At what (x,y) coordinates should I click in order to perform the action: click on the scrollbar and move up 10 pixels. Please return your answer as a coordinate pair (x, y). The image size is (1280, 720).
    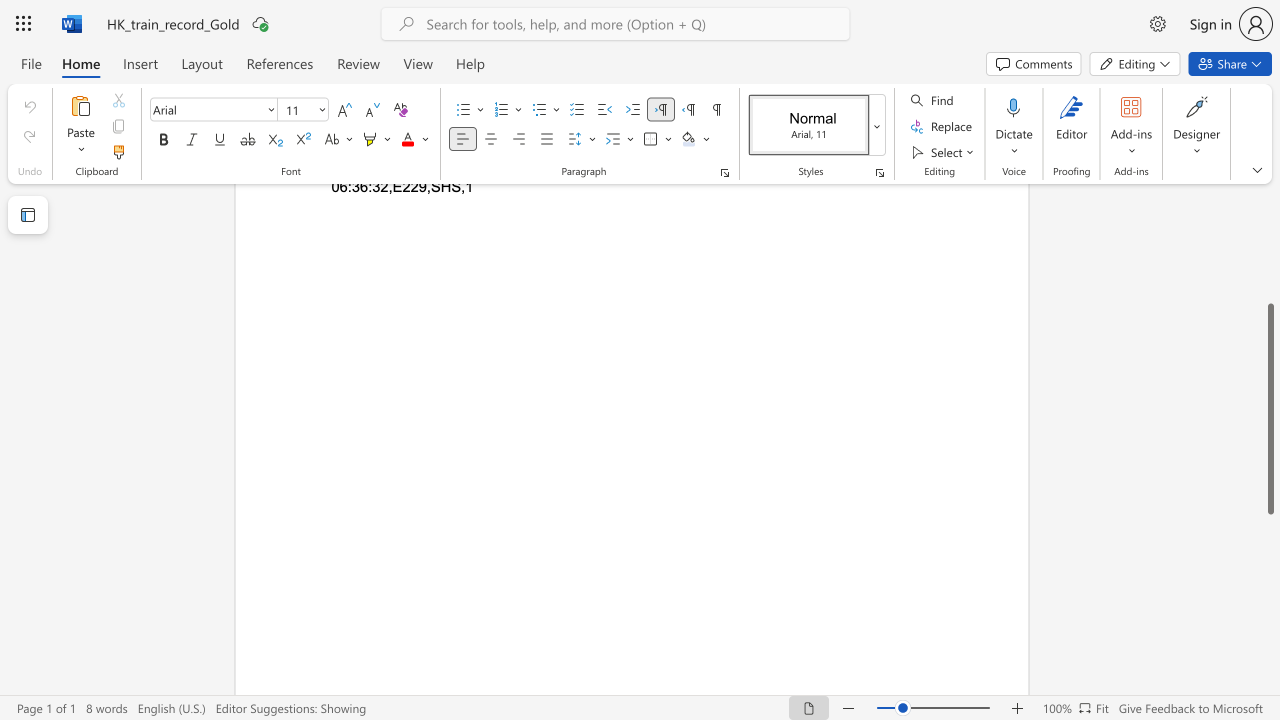
    Looking at the image, I should click on (1269, 408).